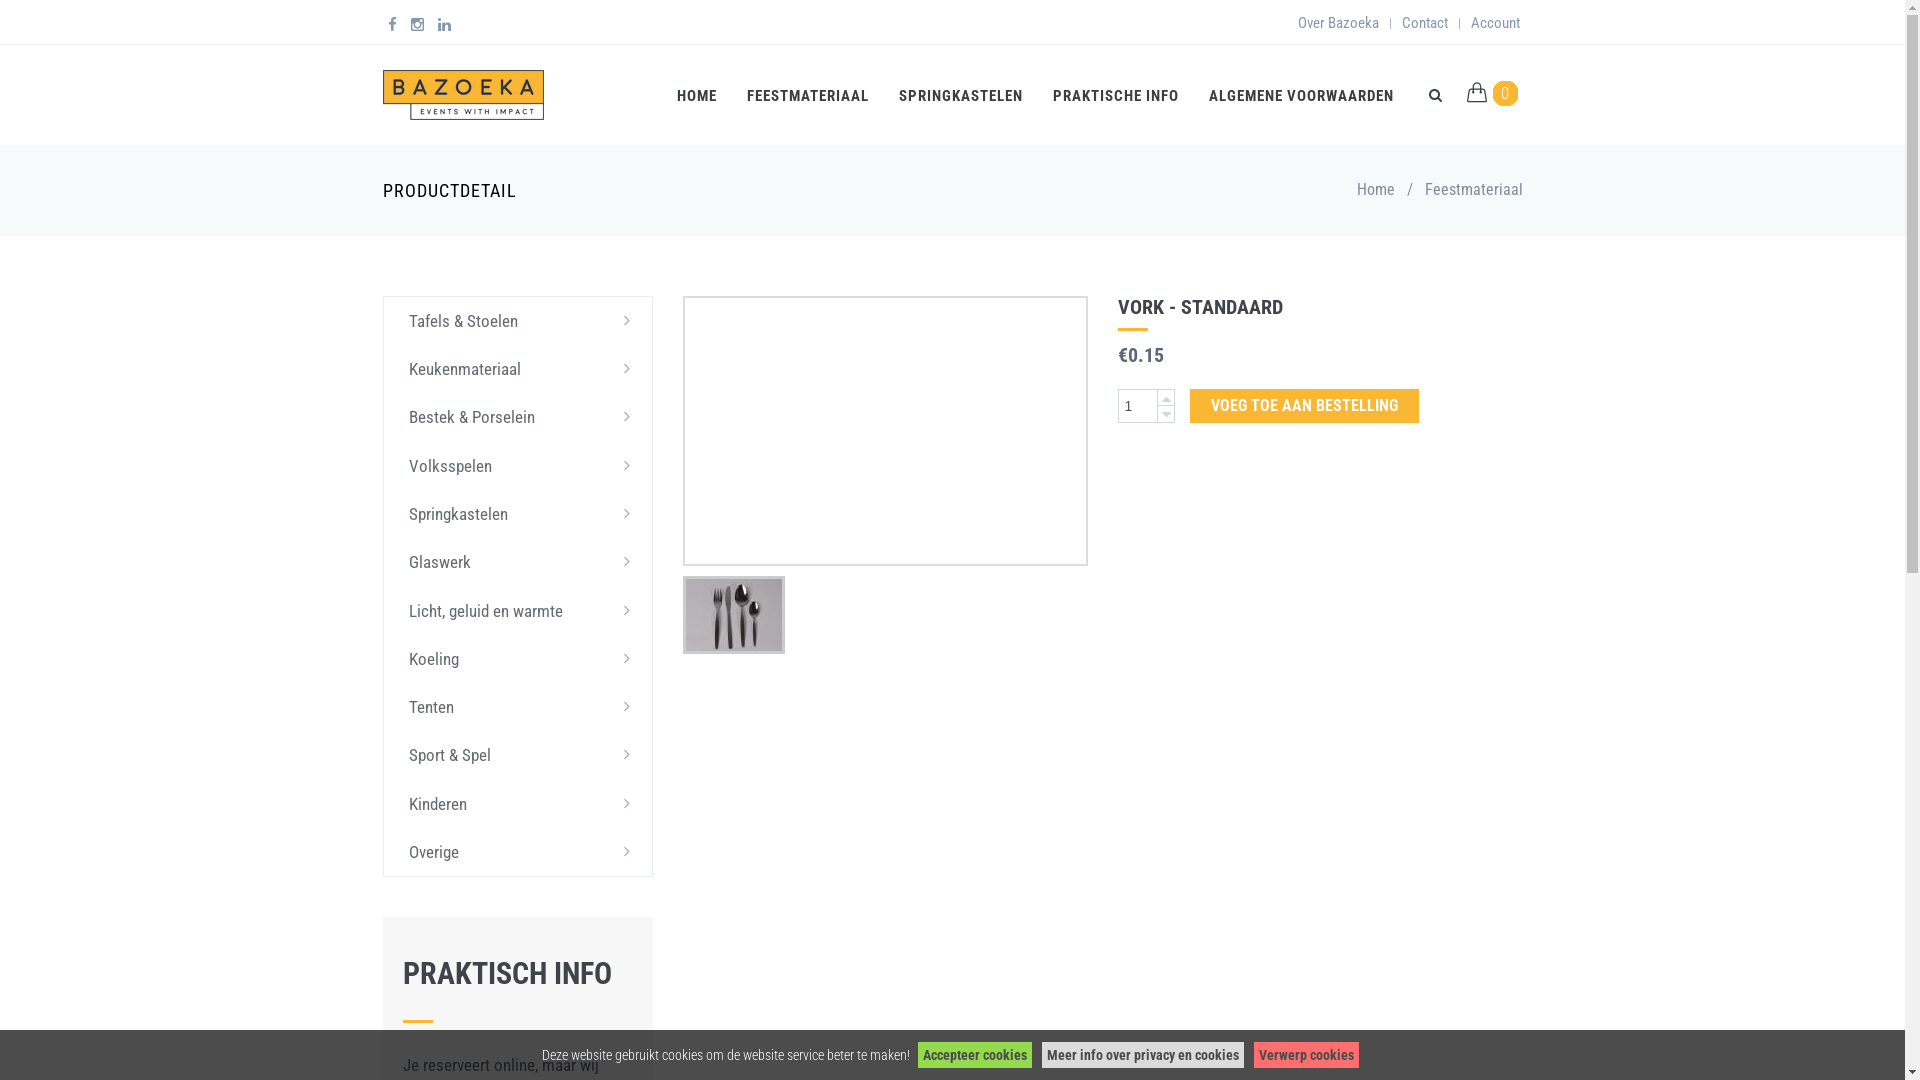 The image size is (1920, 1080). What do you see at coordinates (1338, 23) in the screenshot?
I see `'Over Bazoeka'` at bounding box center [1338, 23].